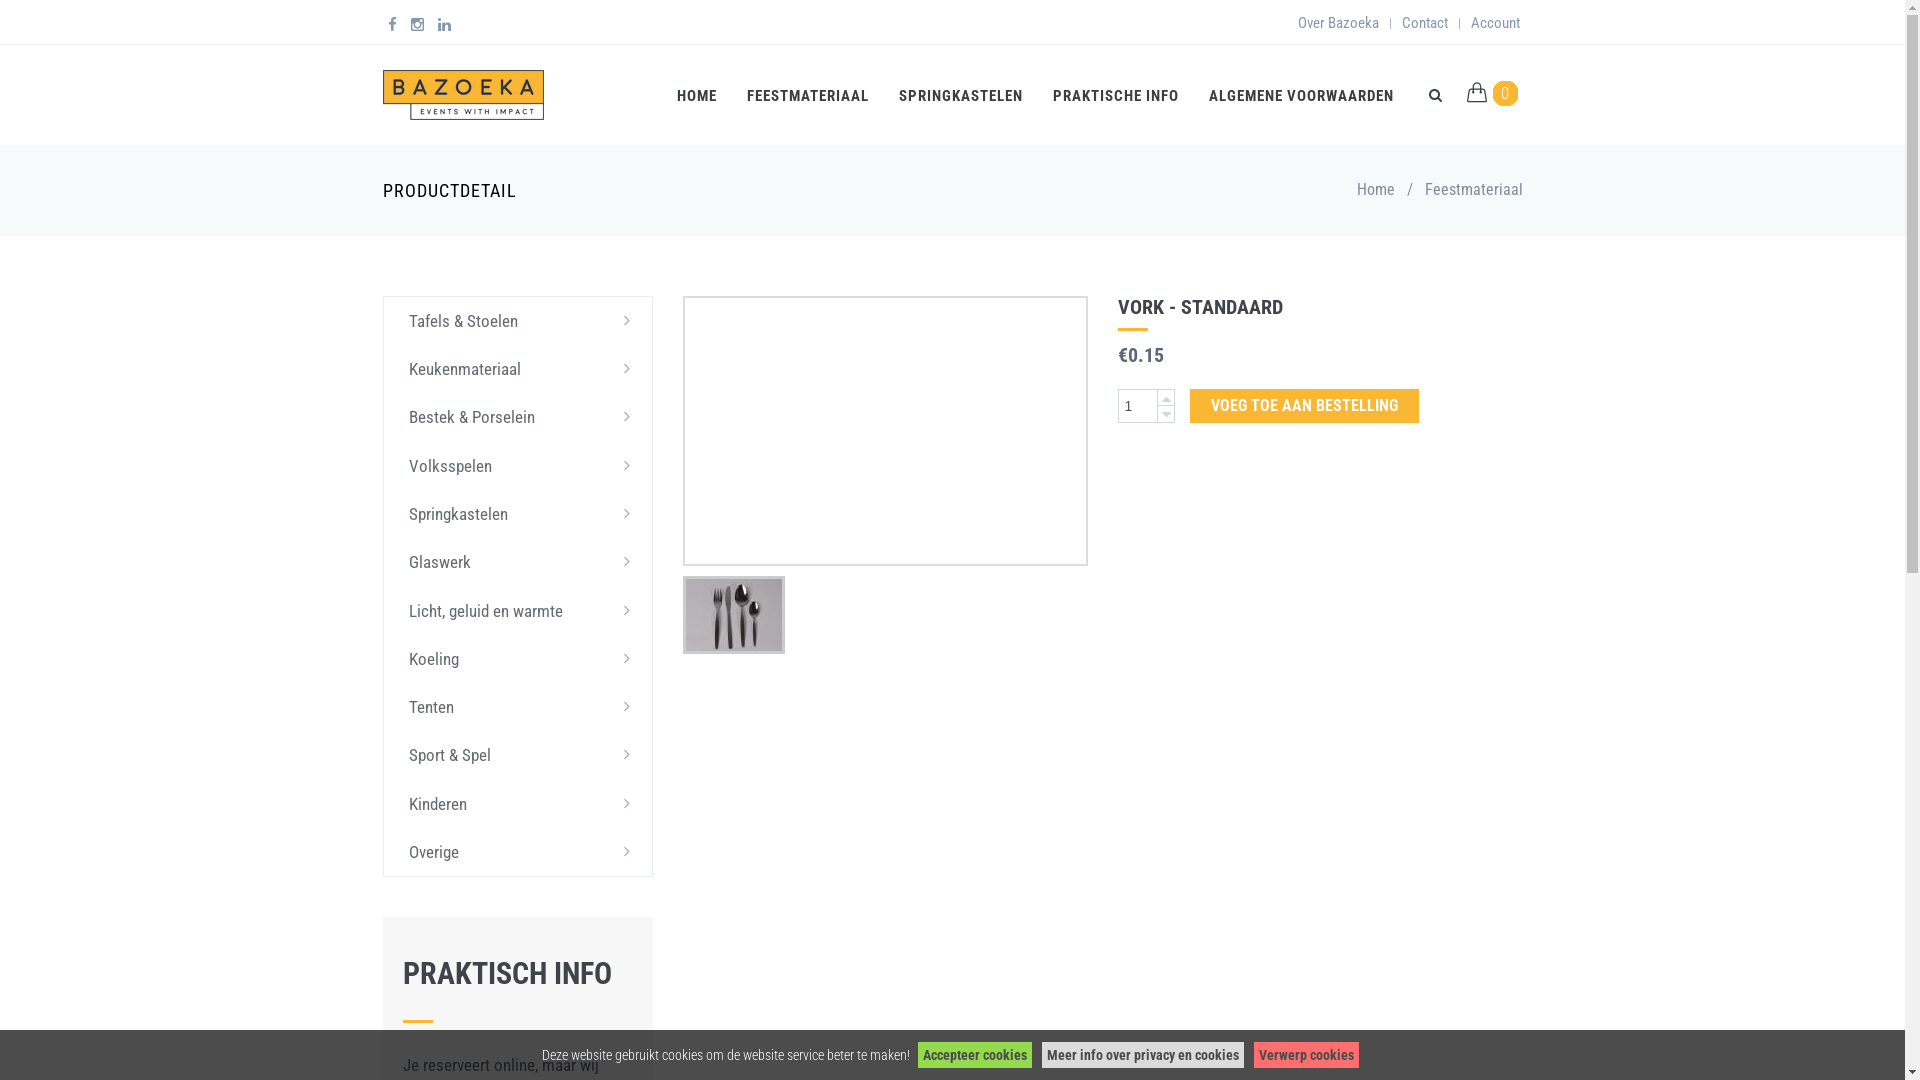 The image size is (1920, 1080). What do you see at coordinates (1338, 23) in the screenshot?
I see `'Over Bazoeka'` at bounding box center [1338, 23].